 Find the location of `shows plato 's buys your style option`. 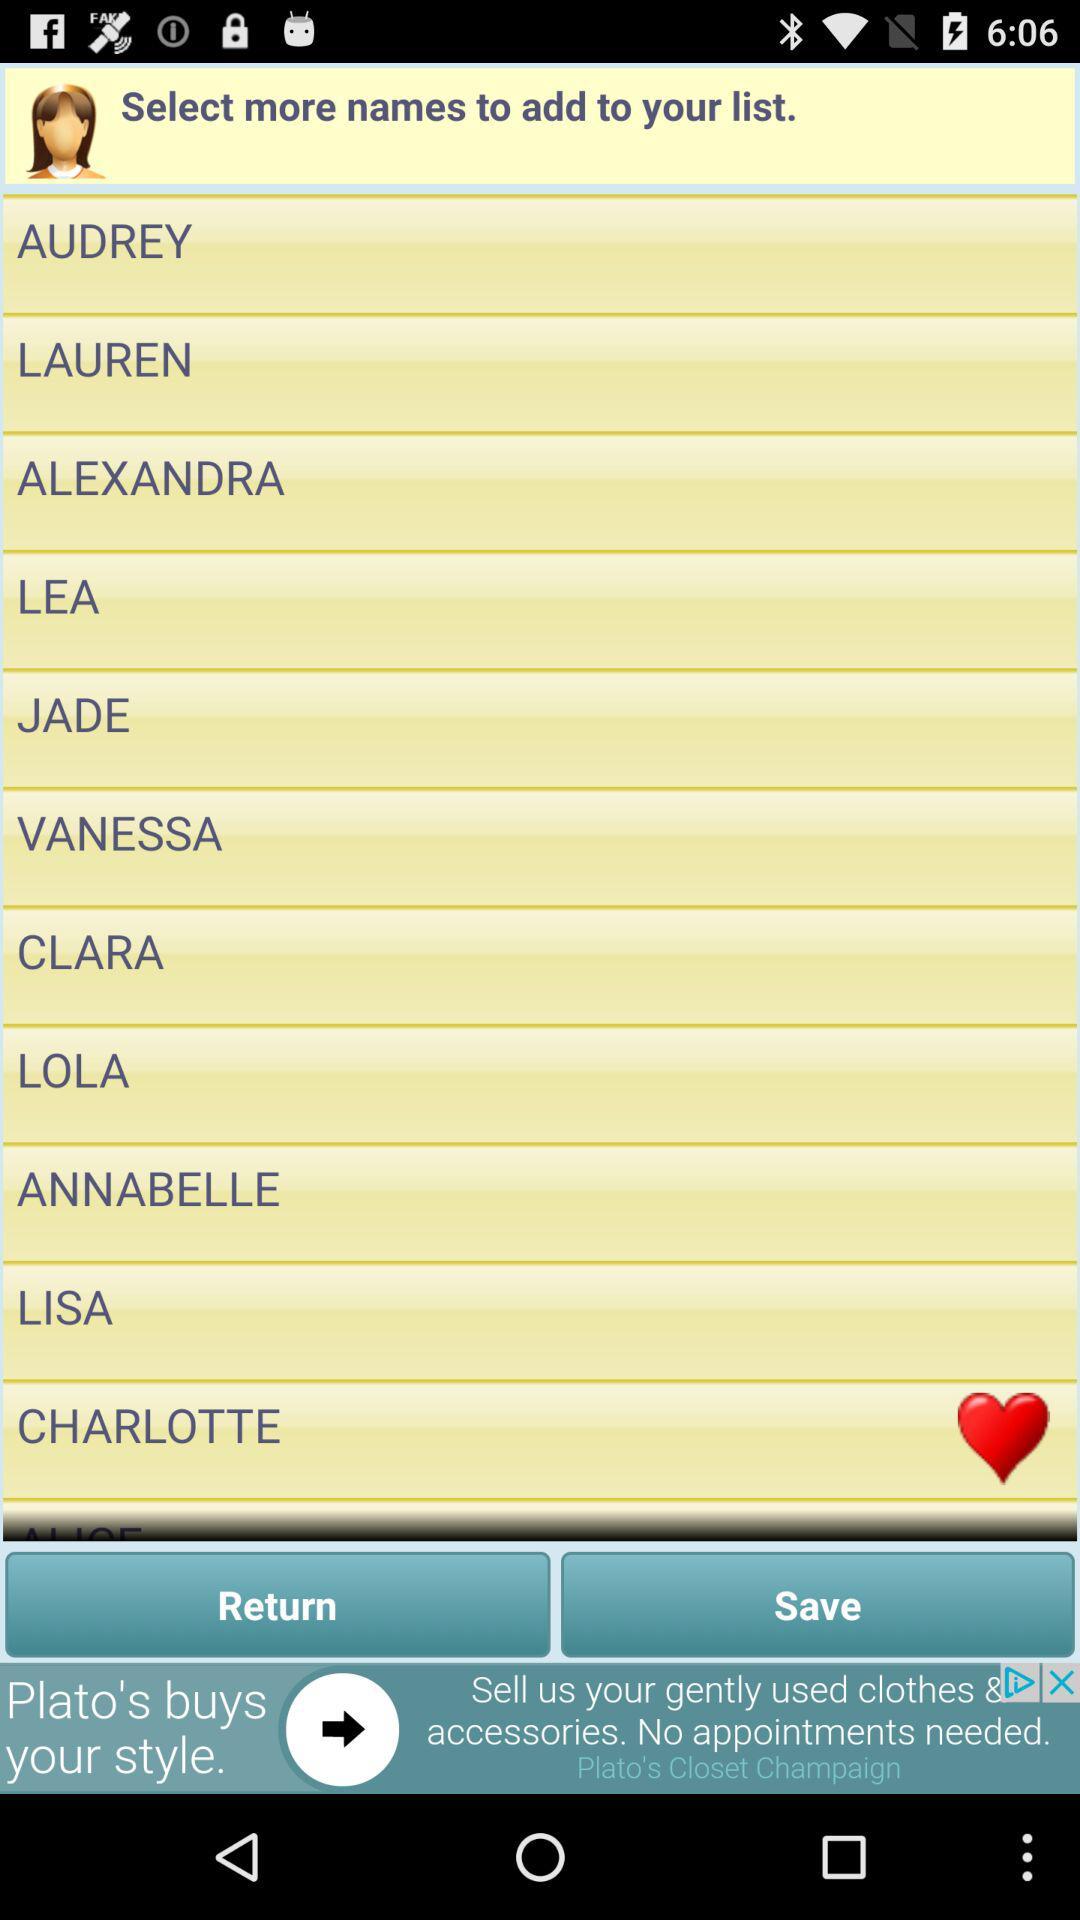

shows plato 's buys your style option is located at coordinates (540, 1727).